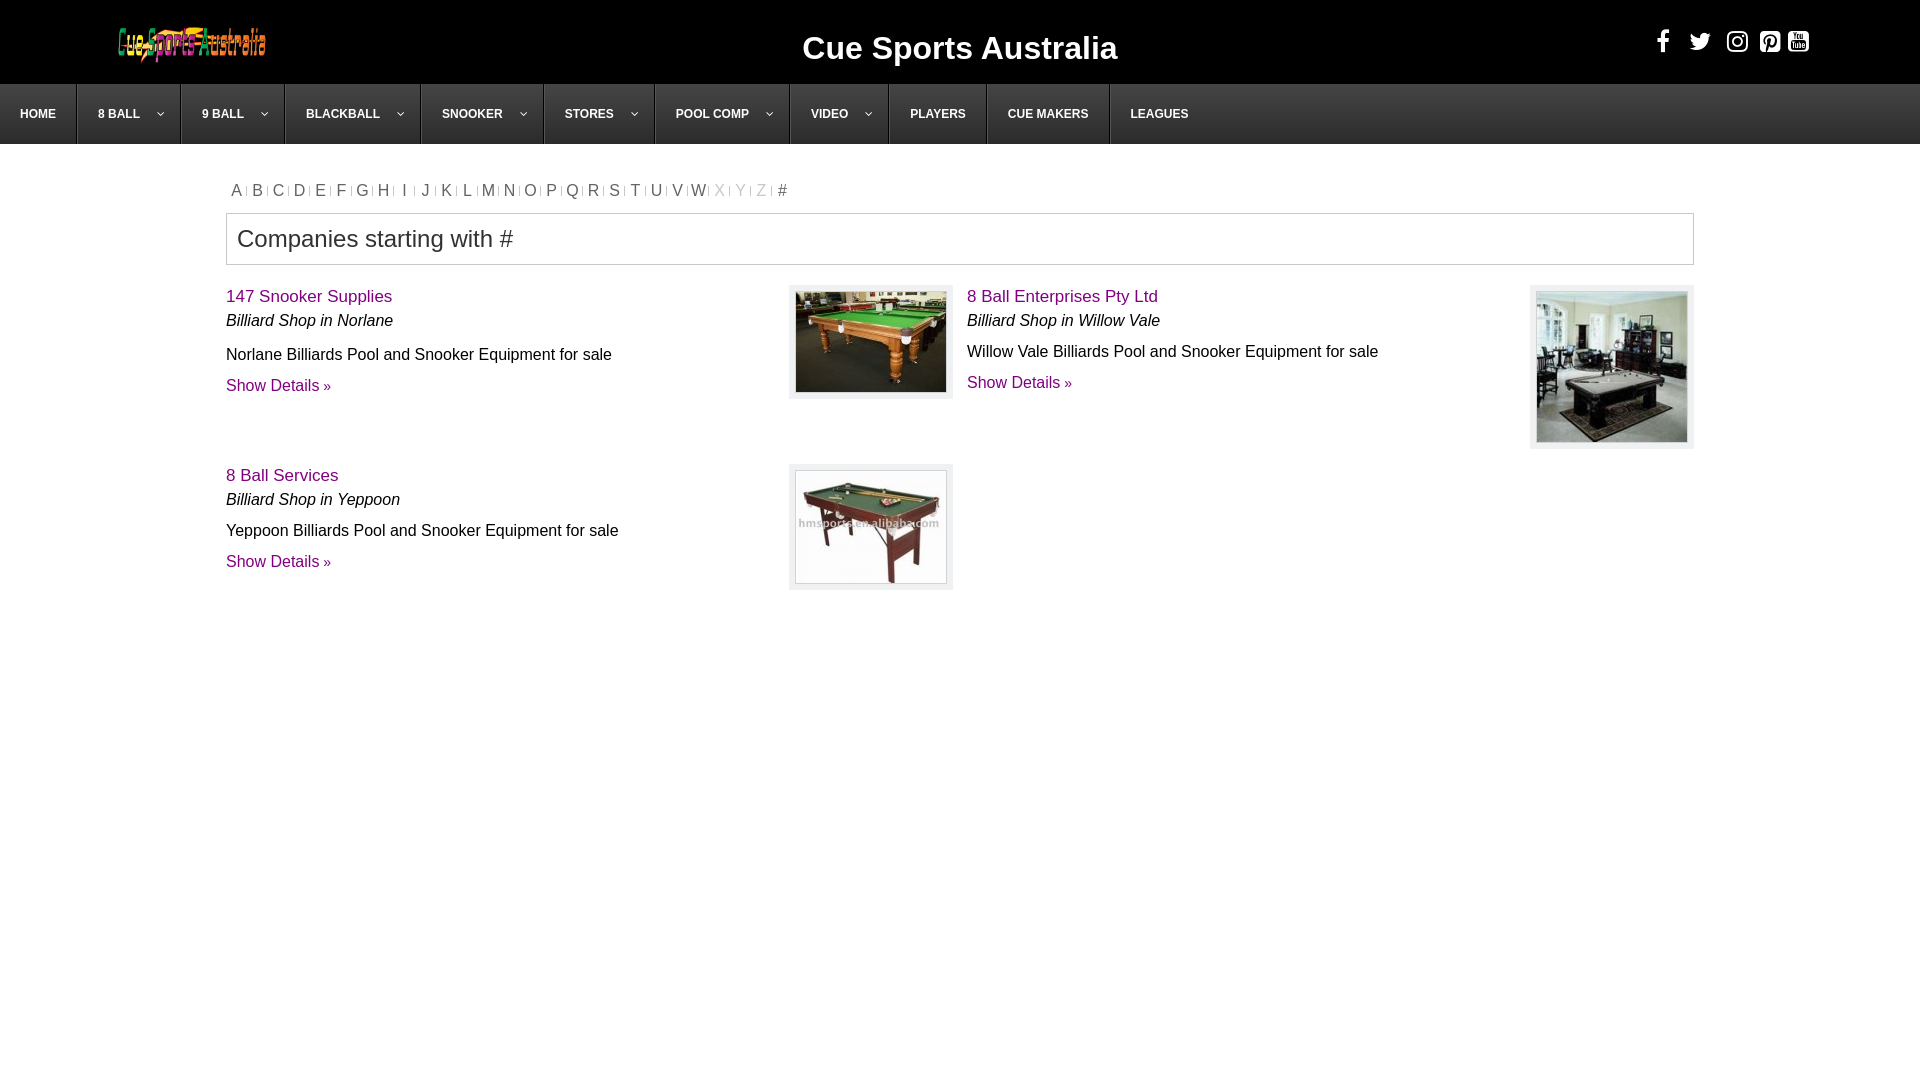 This screenshot has height=1080, width=1920. What do you see at coordinates (236, 190) in the screenshot?
I see `'A'` at bounding box center [236, 190].